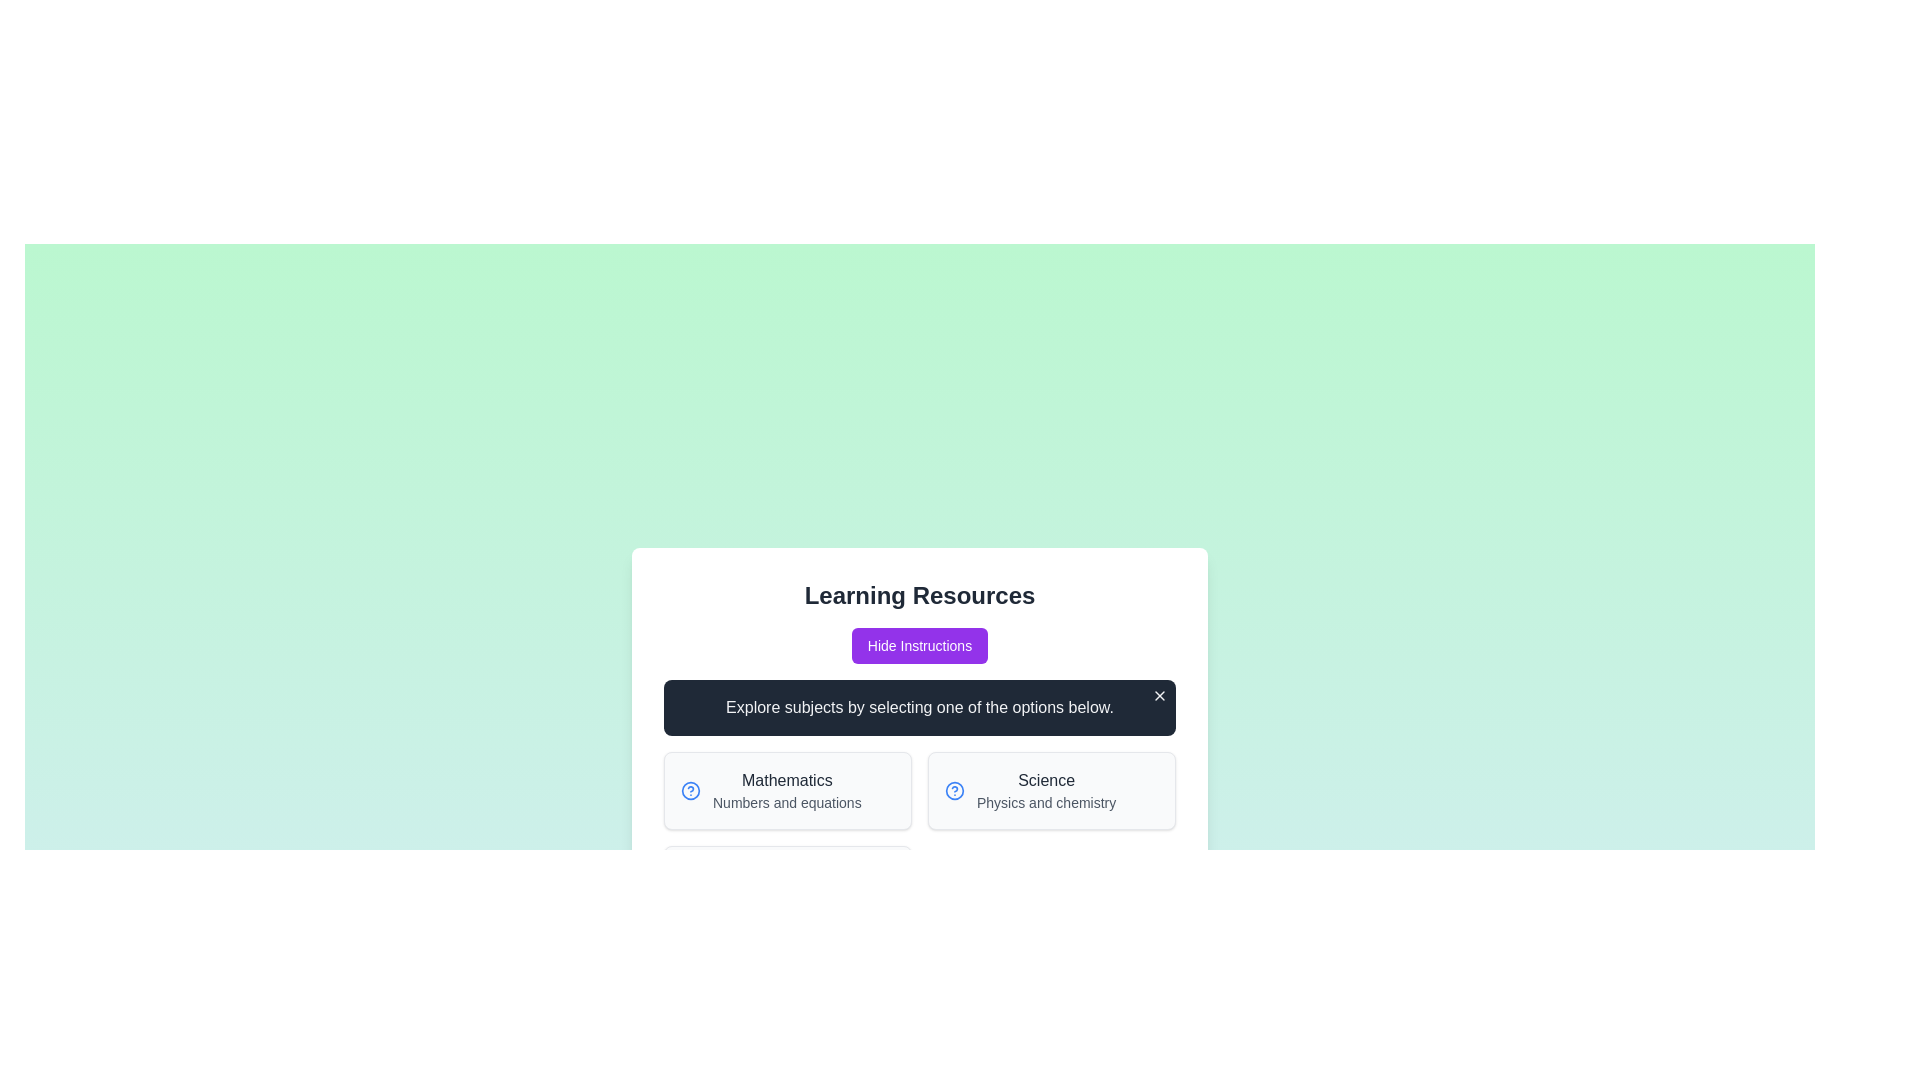 This screenshot has height=1080, width=1920. What do you see at coordinates (691, 789) in the screenshot?
I see `the help icon located in the top-left corner of the 'Mathematics' card within the 'Learning Resources' section, which is represented by a question mark symbol` at bounding box center [691, 789].